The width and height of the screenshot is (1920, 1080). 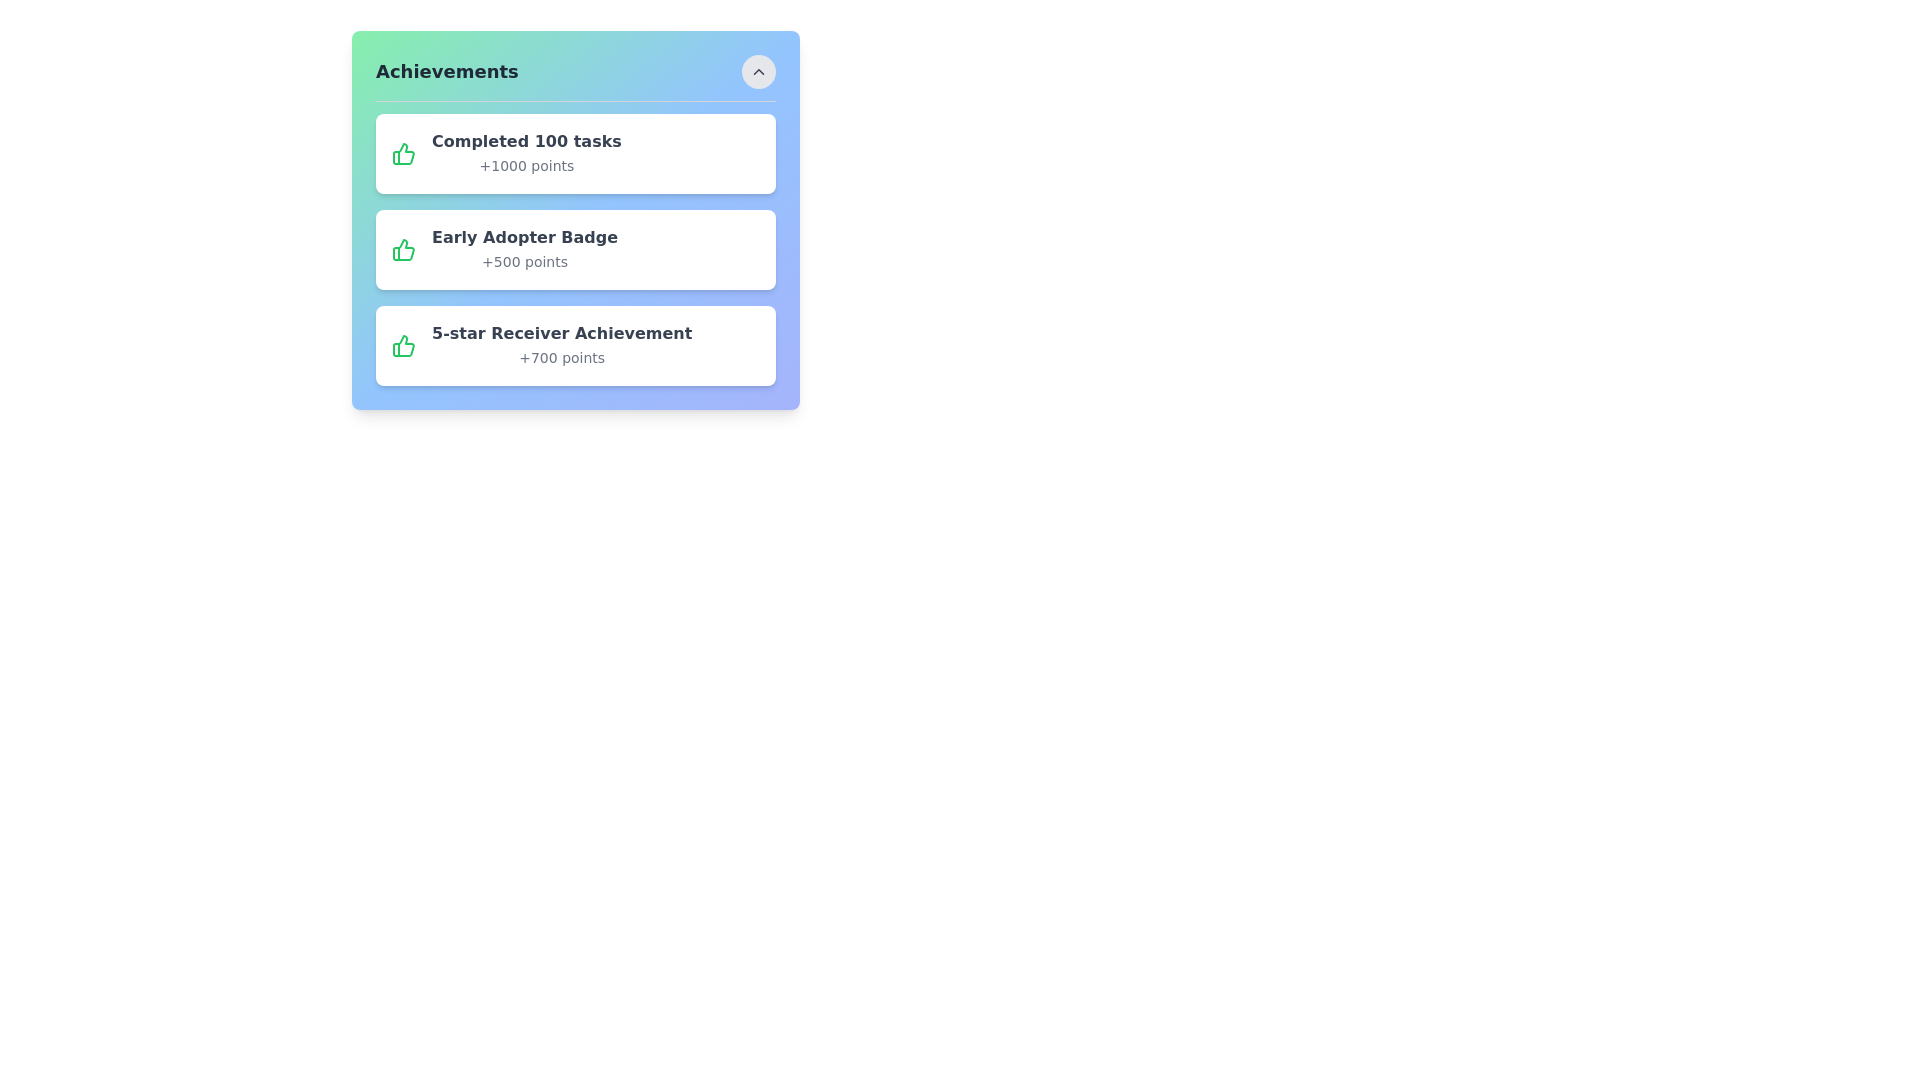 I want to click on the second thumbs-up icon located to the left of the 'Early Adopter Badge' block in the vertically stacked list, so click(x=402, y=249).